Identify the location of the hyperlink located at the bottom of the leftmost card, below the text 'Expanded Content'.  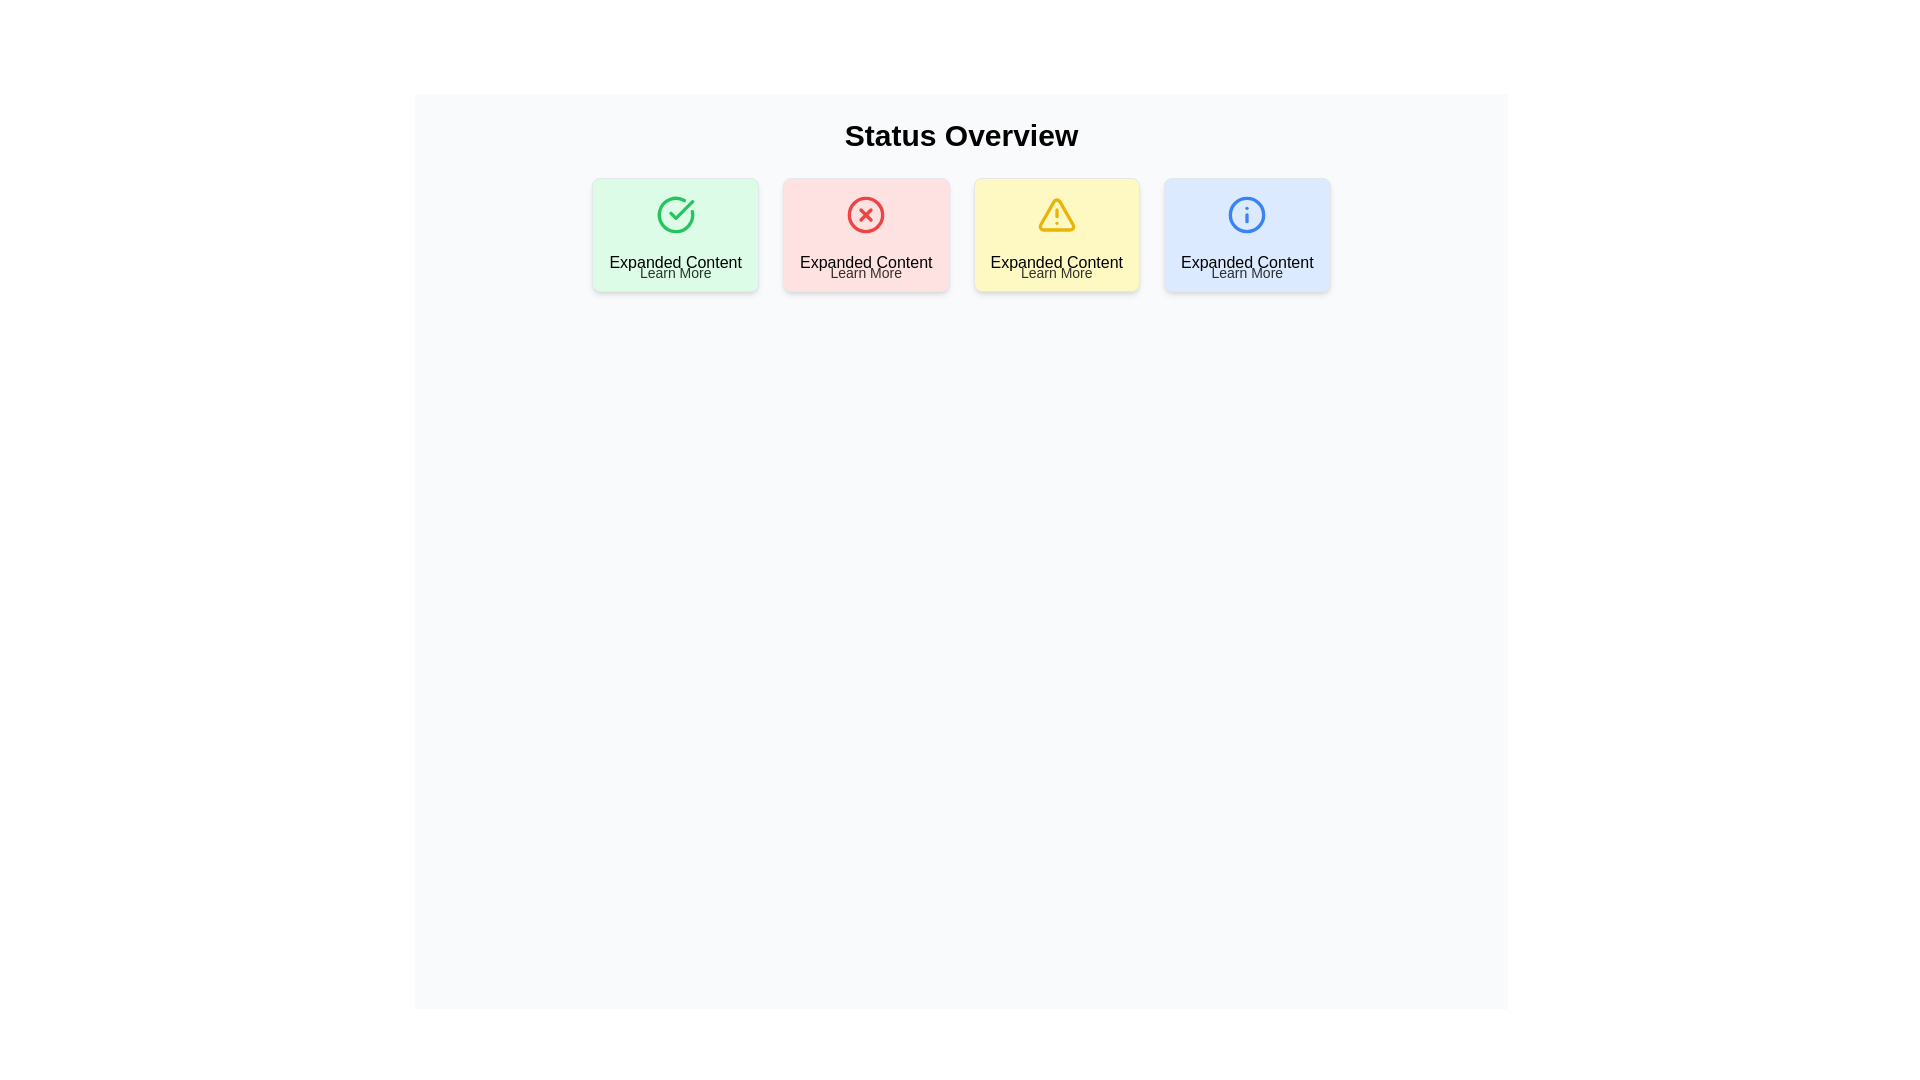
(675, 273).